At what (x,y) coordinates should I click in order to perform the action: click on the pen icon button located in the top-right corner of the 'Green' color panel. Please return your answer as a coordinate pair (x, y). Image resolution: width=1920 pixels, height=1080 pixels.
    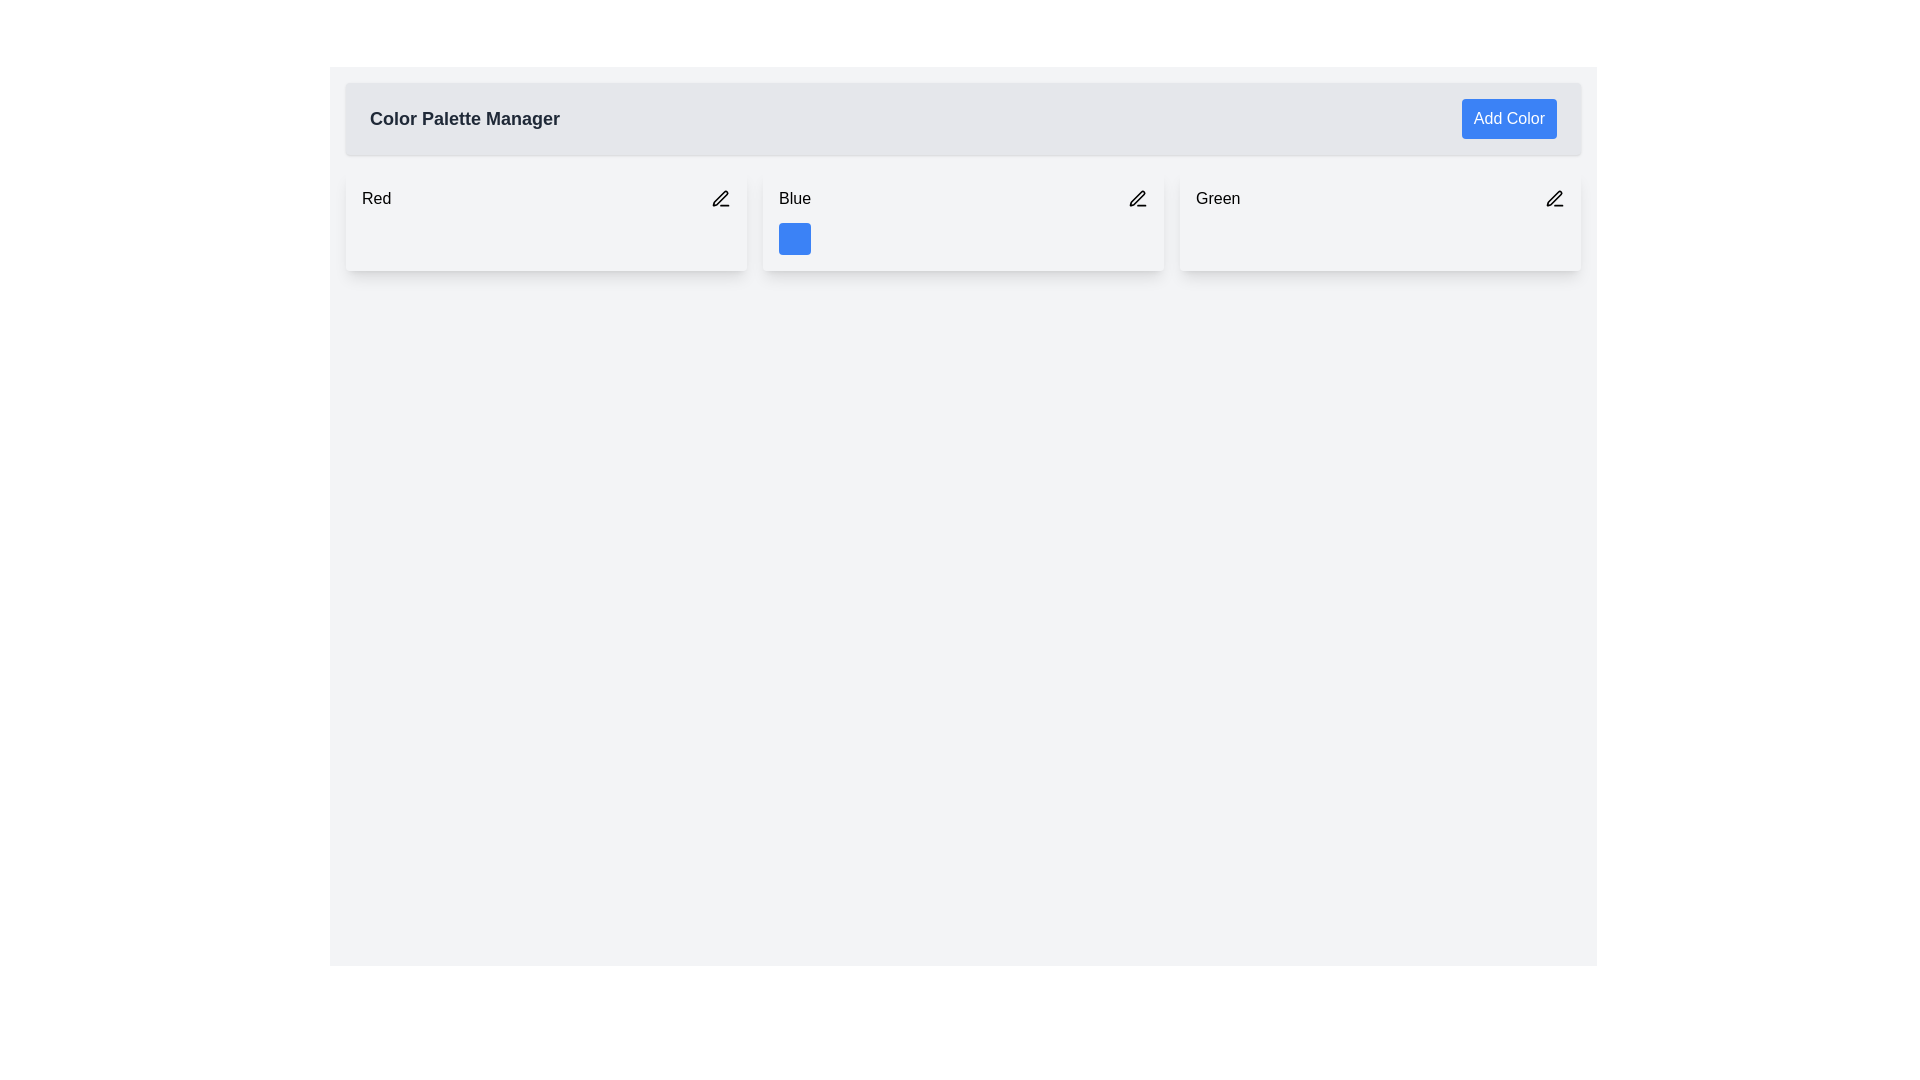
    Looking at the image, I should click on (1554, 199).